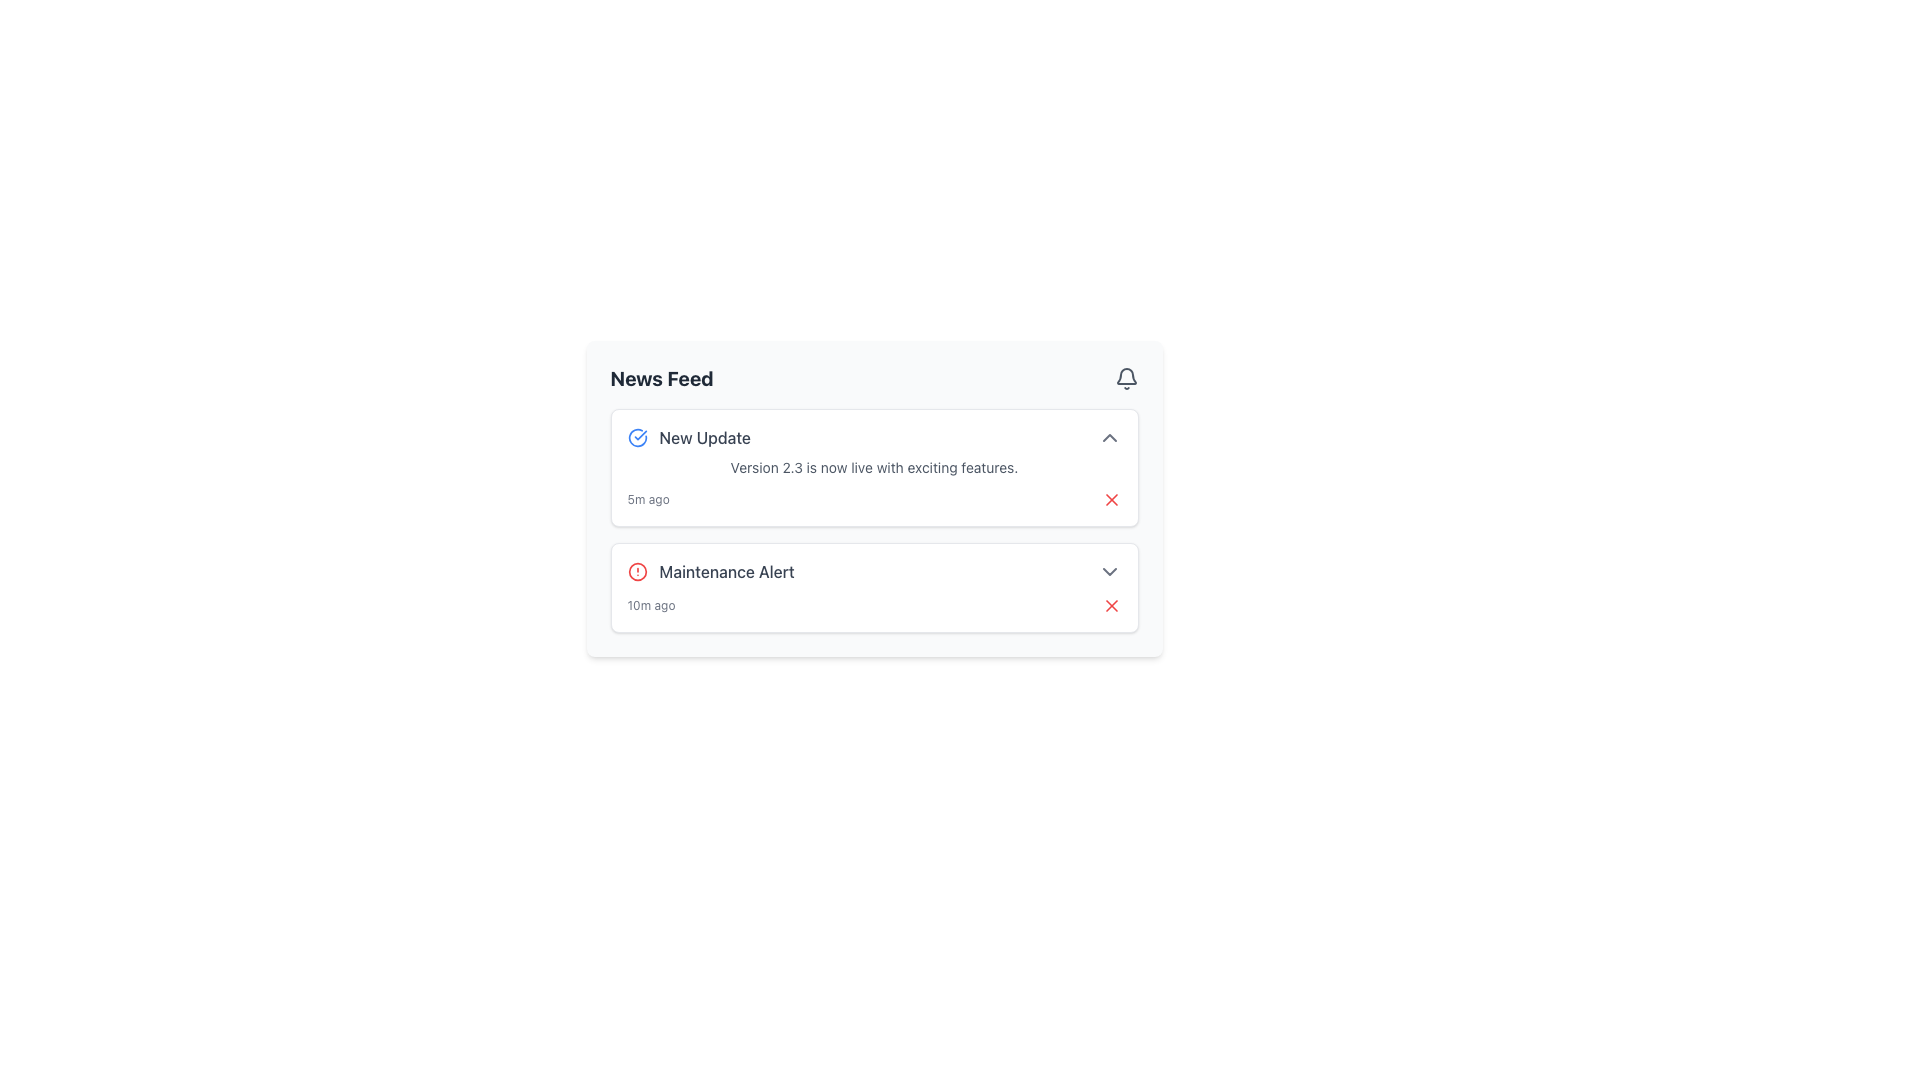  I want to click on the text label reading 'New Update', which is styled with a medium font size and gray color, located to the right of a blue circular checkmark icon, so click(705, 437).